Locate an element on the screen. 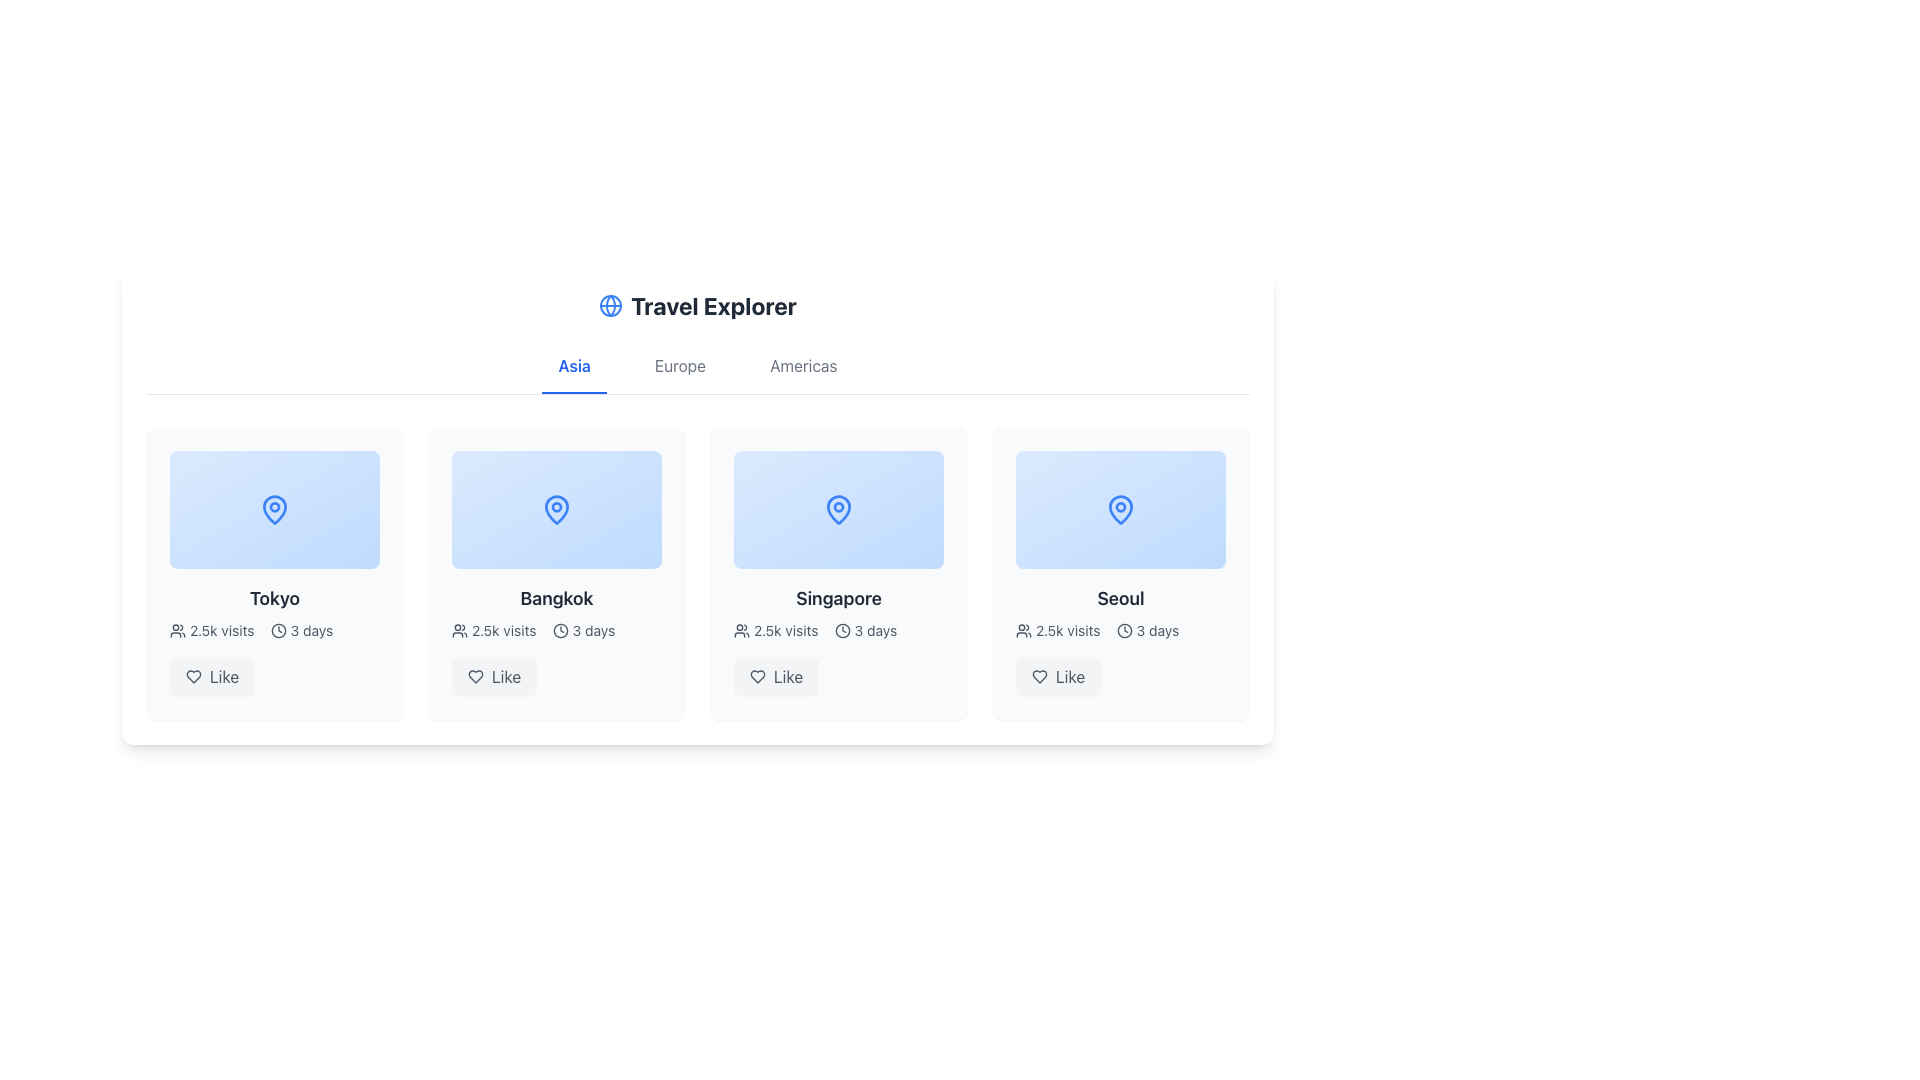  the heart icon within the 'Like' button located under the 'Bangkok' card to initiate the 'like' action is located at coordinates (474, 676).